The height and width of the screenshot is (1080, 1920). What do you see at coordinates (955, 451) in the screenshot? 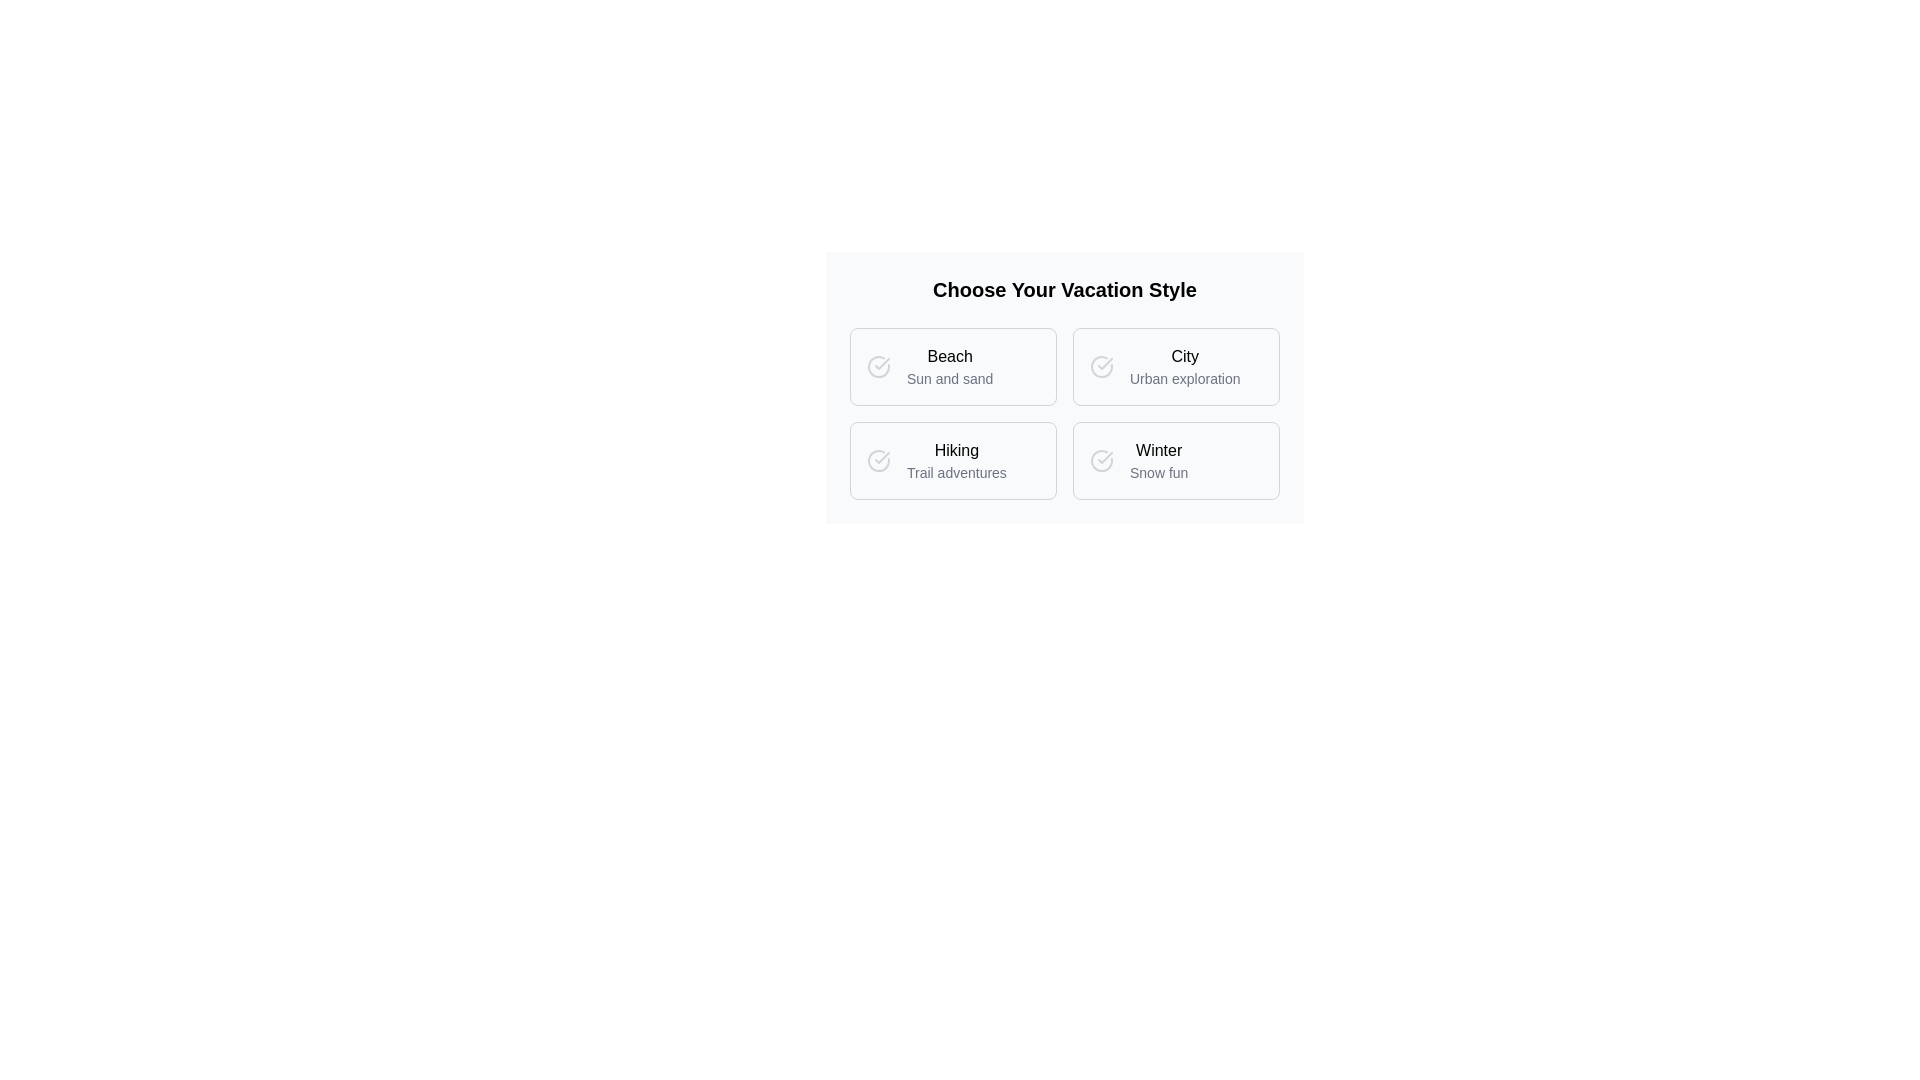
I see `the title label in the lower-left card of the vacation styles grid to trigger the tooltip or highlighting effect` at bounding box center [955, 451].